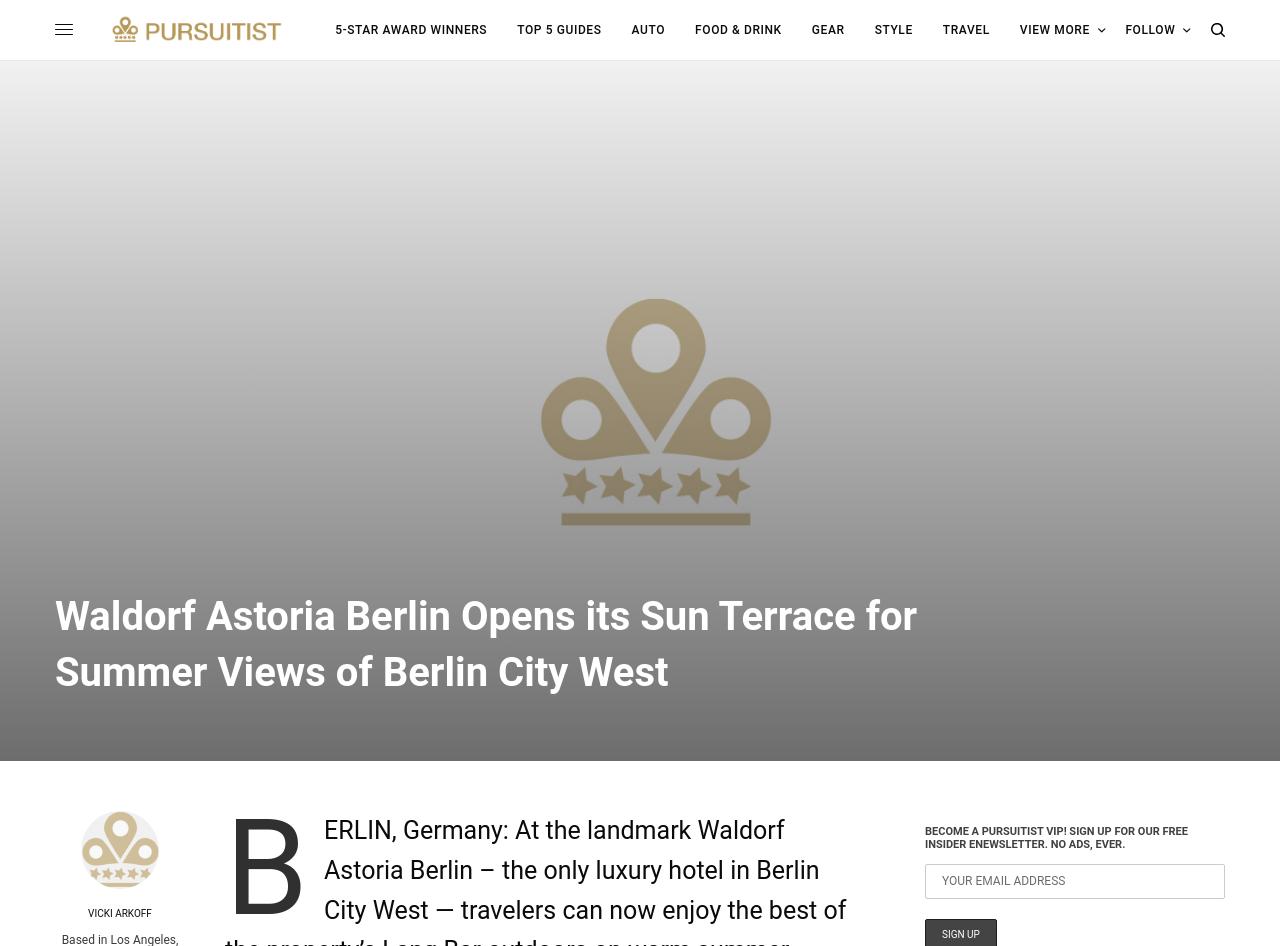 The height and width of the screenshot is (946, 1280). Describe the element at coordinates (630, 29) in the screenshot. I see `'Auto'` at that location.